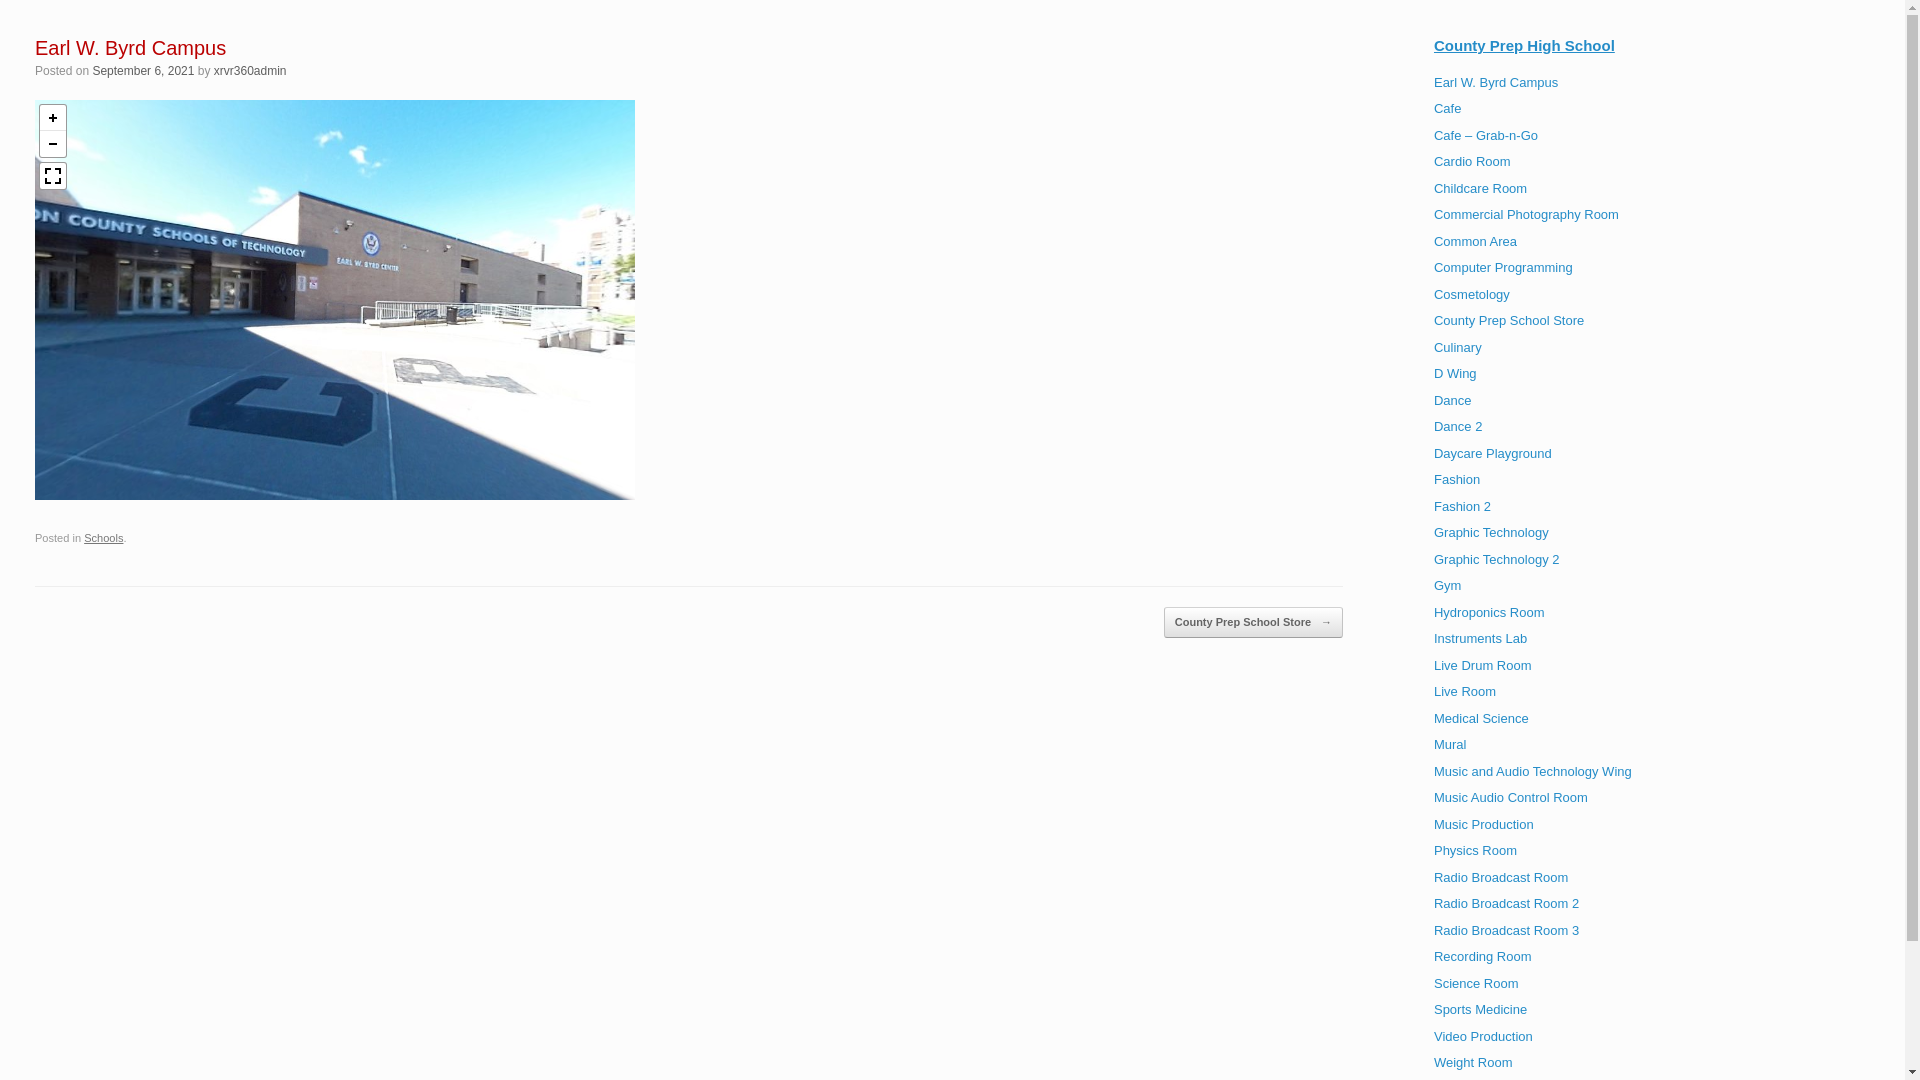  What do you see at coordinates (1433, 214) in the screenshot?
I see `'Commercial Photography Room'` at bounding box center [1433, 214].